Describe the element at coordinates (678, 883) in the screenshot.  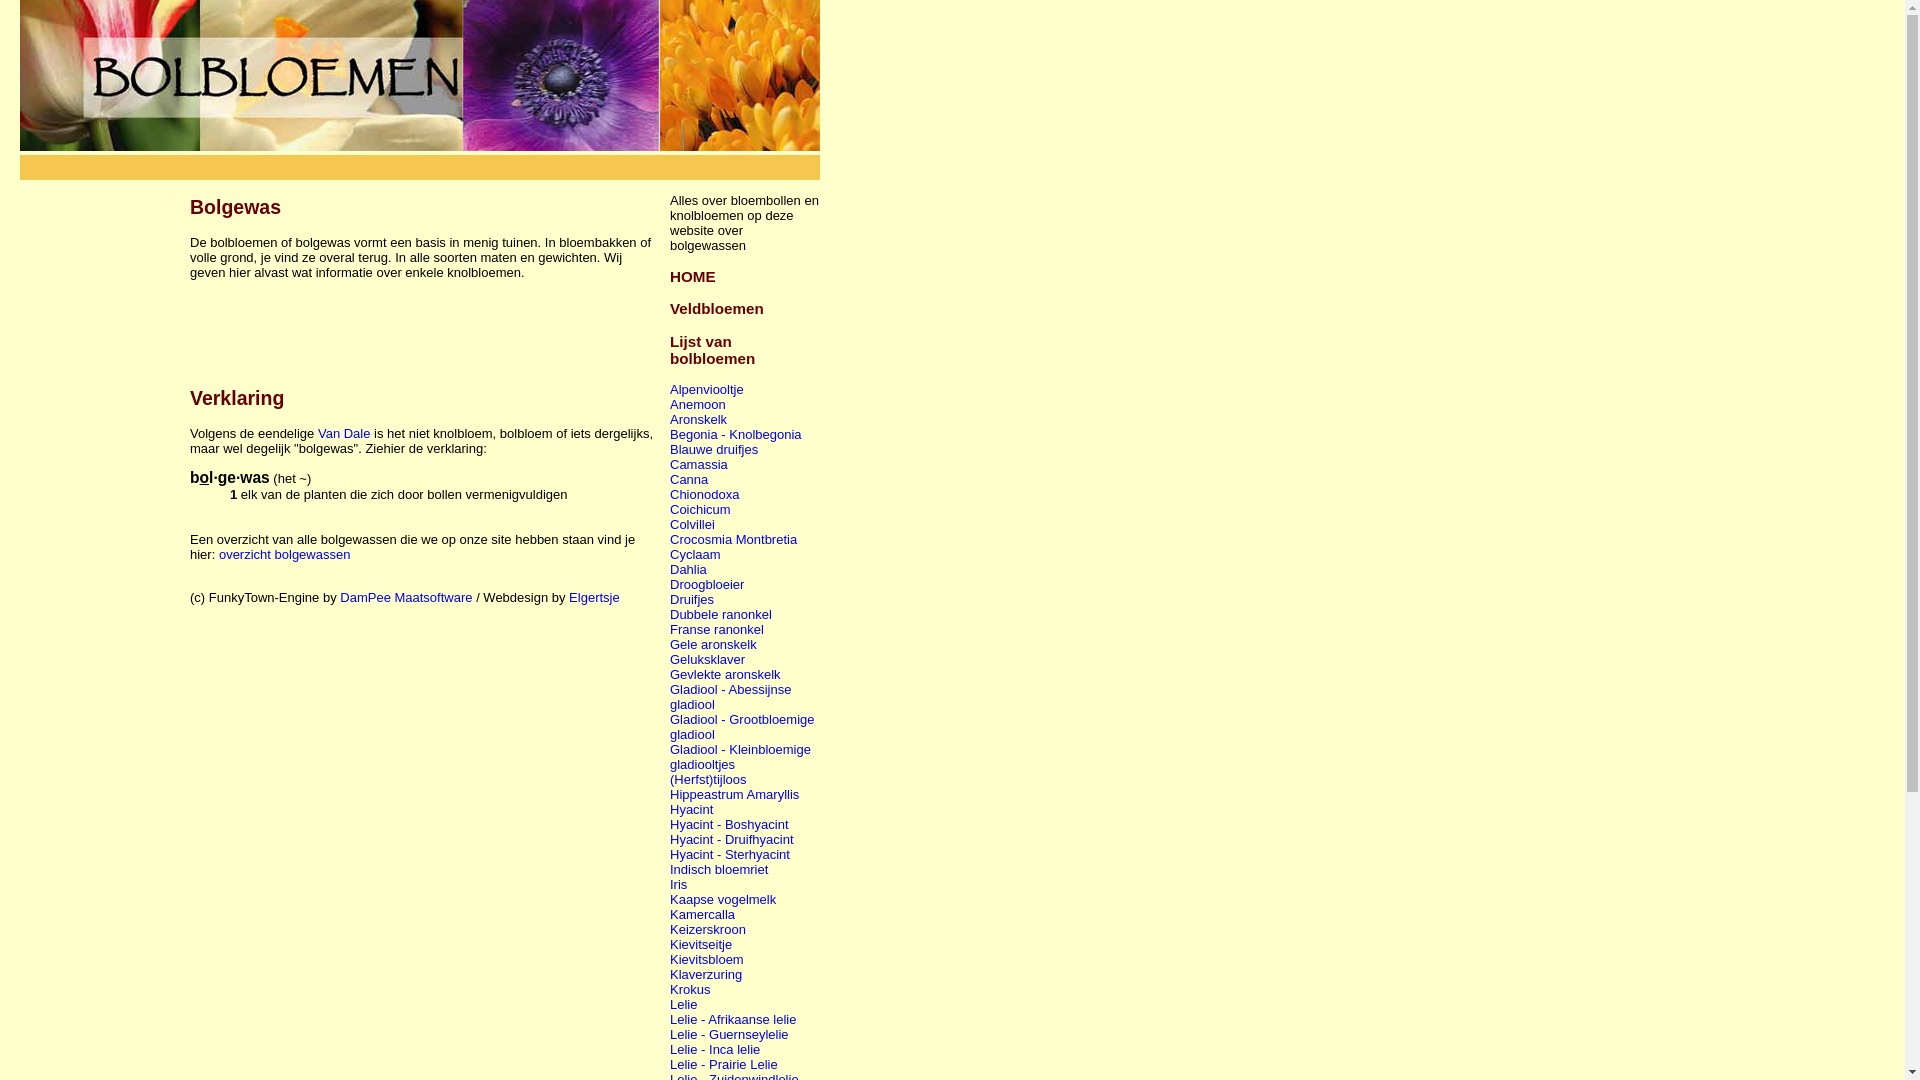
I see `'Iris'` at that location.